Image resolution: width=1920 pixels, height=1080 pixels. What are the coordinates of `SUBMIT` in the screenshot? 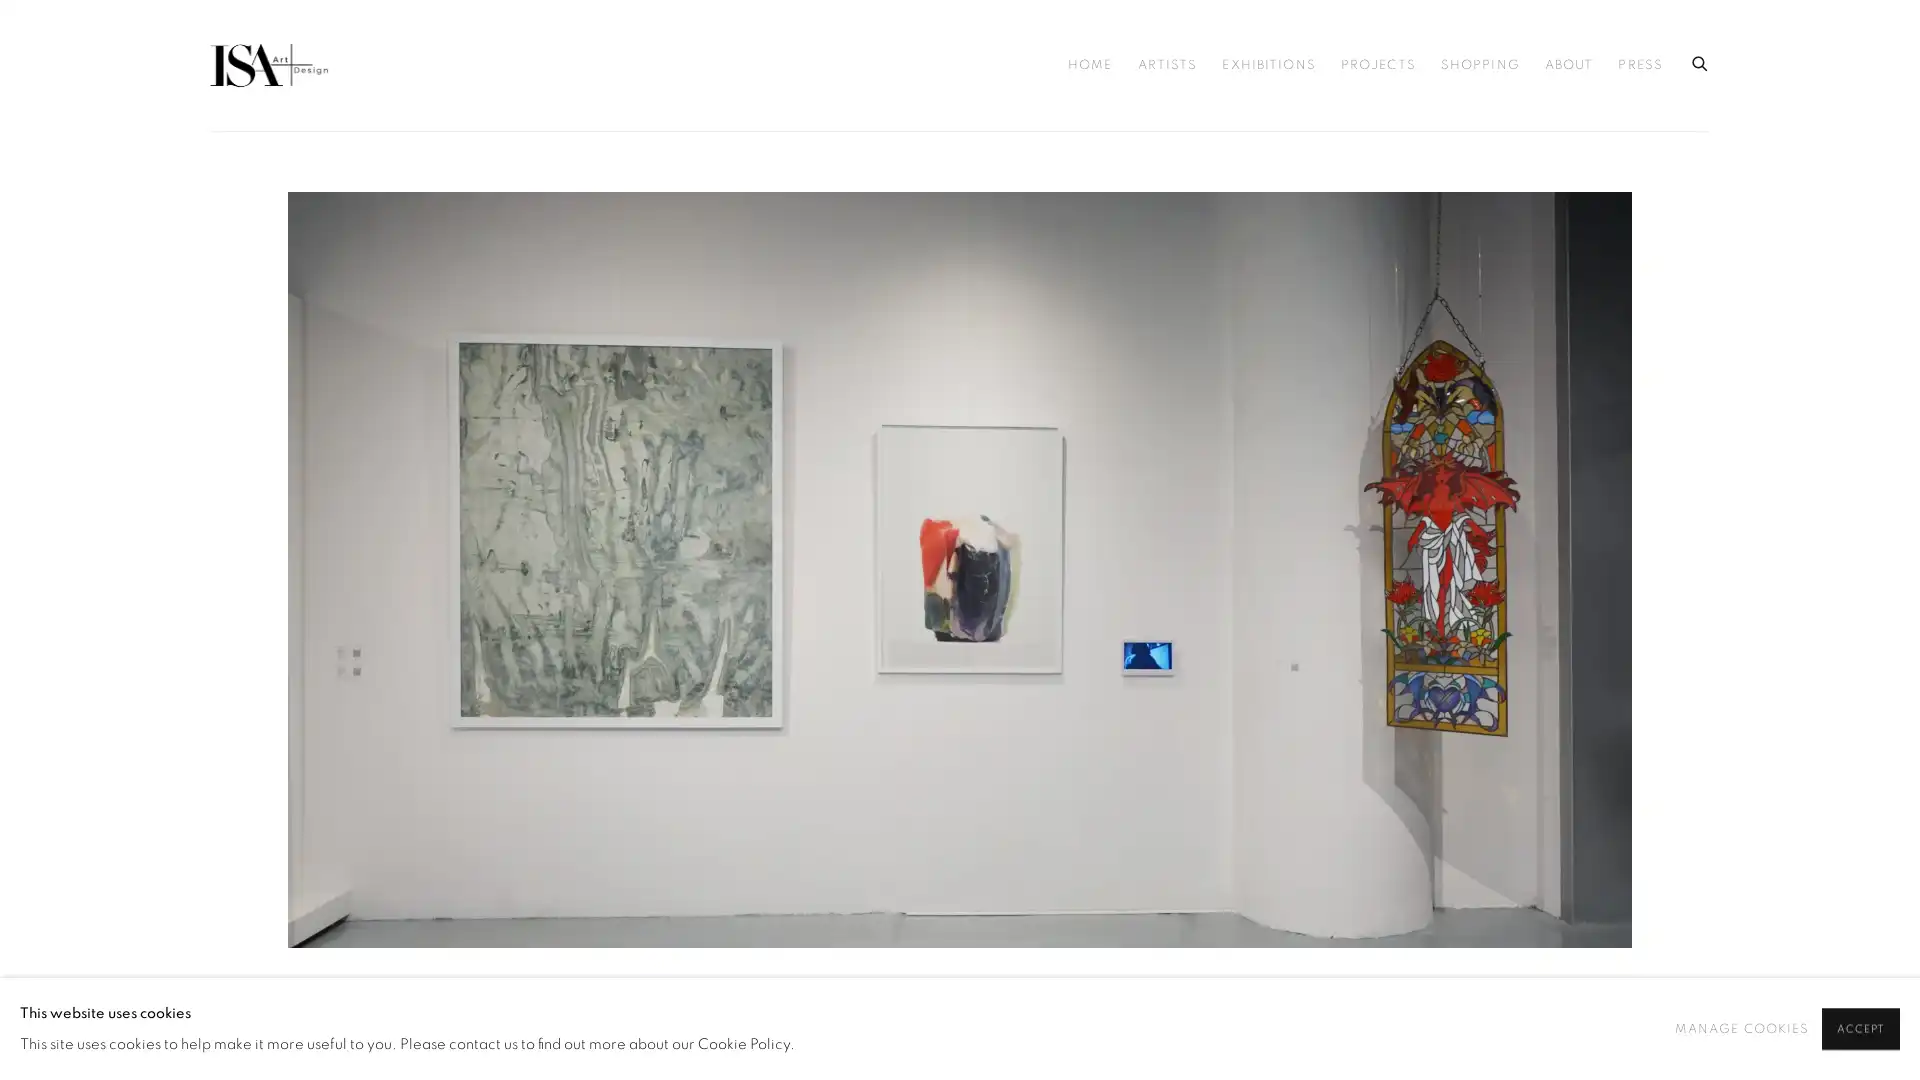 It's located at (776, 722).